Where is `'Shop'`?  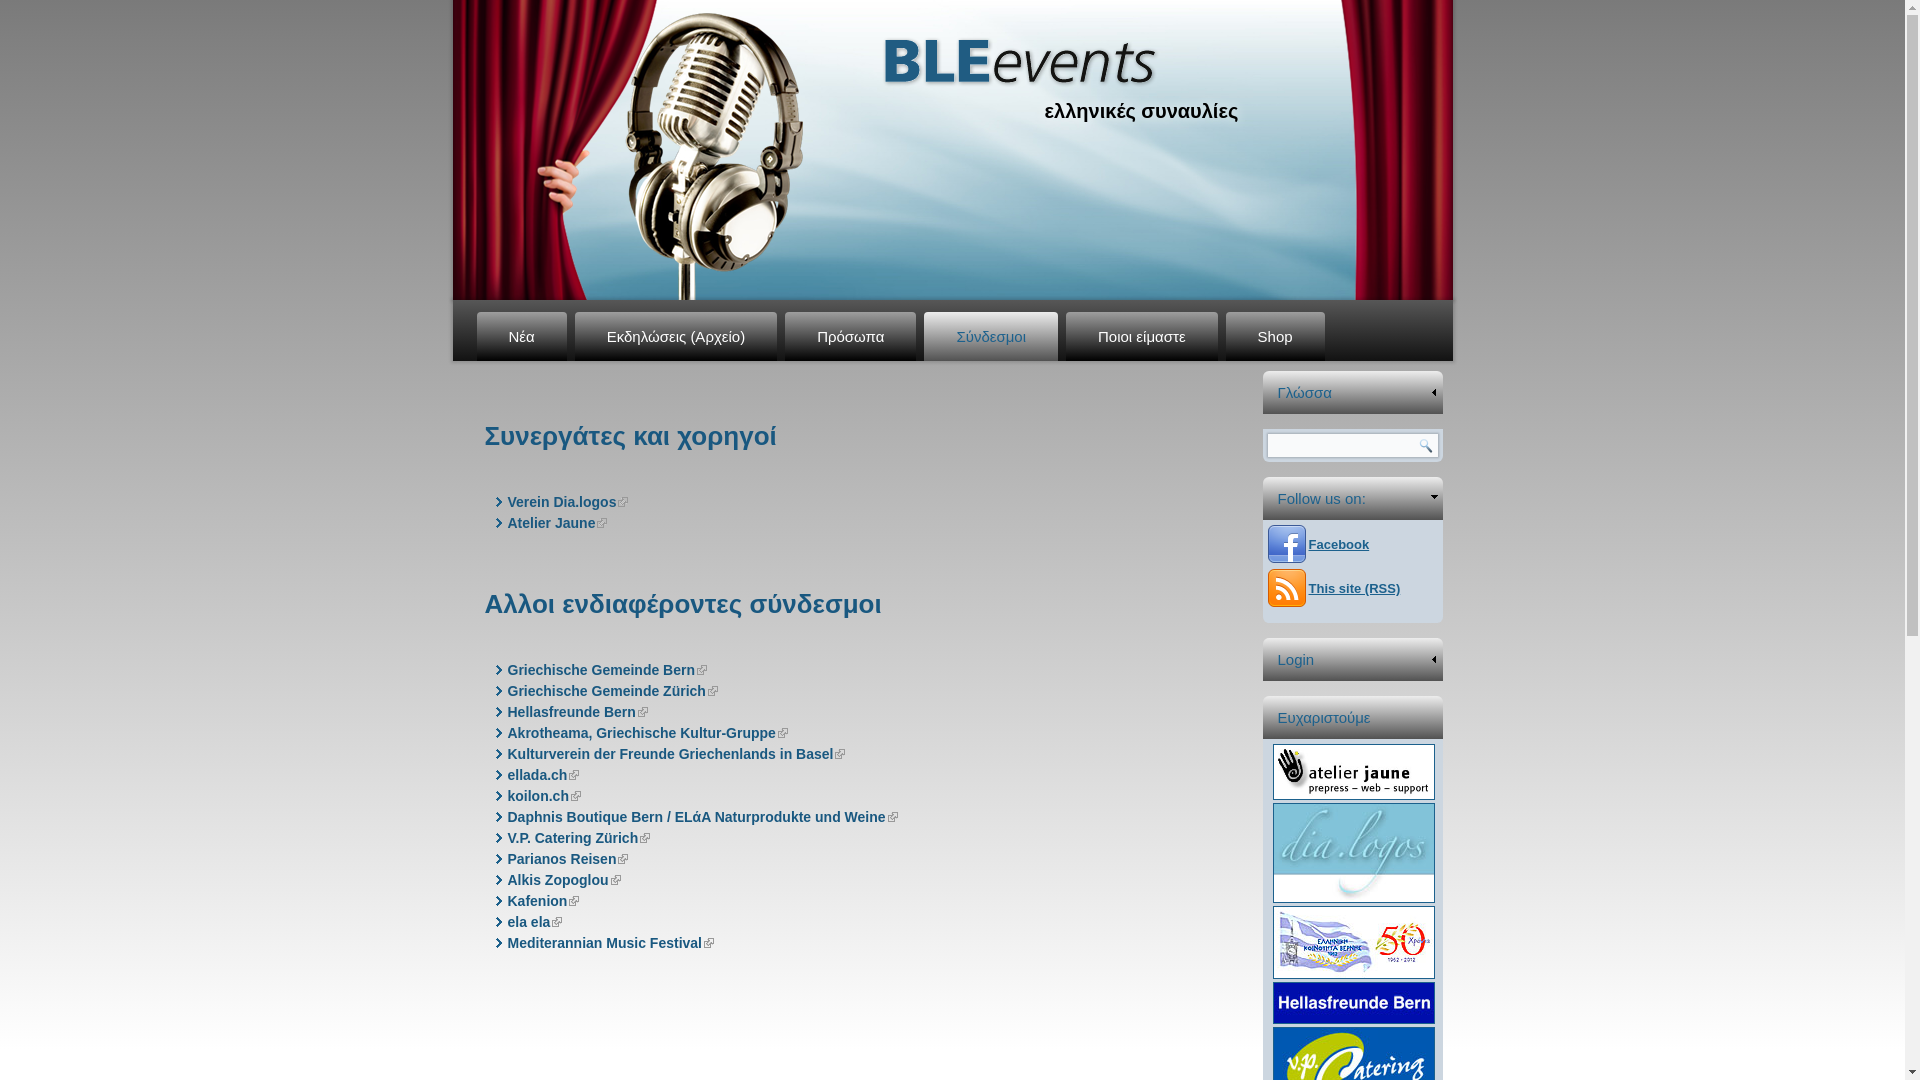 'Shop' is located at coordinates (1274, 335).